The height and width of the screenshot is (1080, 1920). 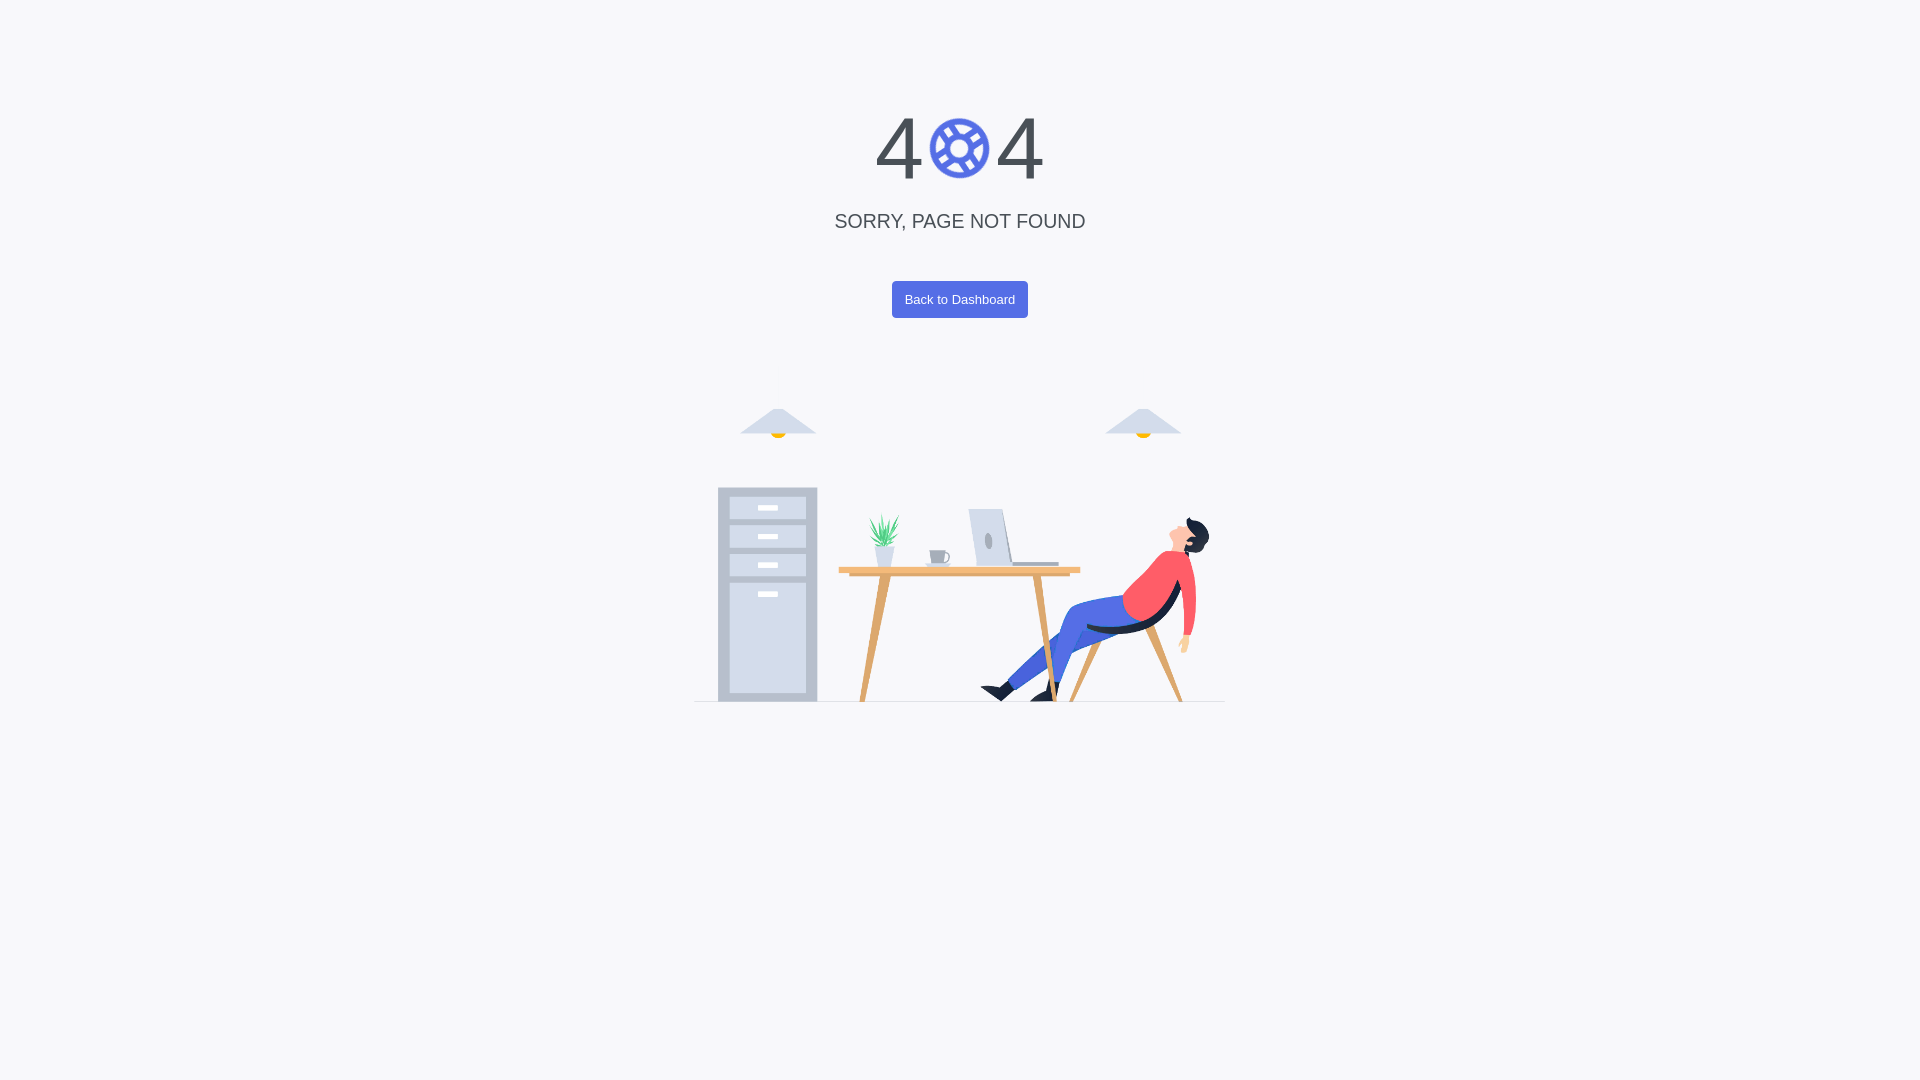 What do you see at coordinates (960, 299) in the screenshot?
I see `'Back to Dashboard'` at bounding box center [960, 299].